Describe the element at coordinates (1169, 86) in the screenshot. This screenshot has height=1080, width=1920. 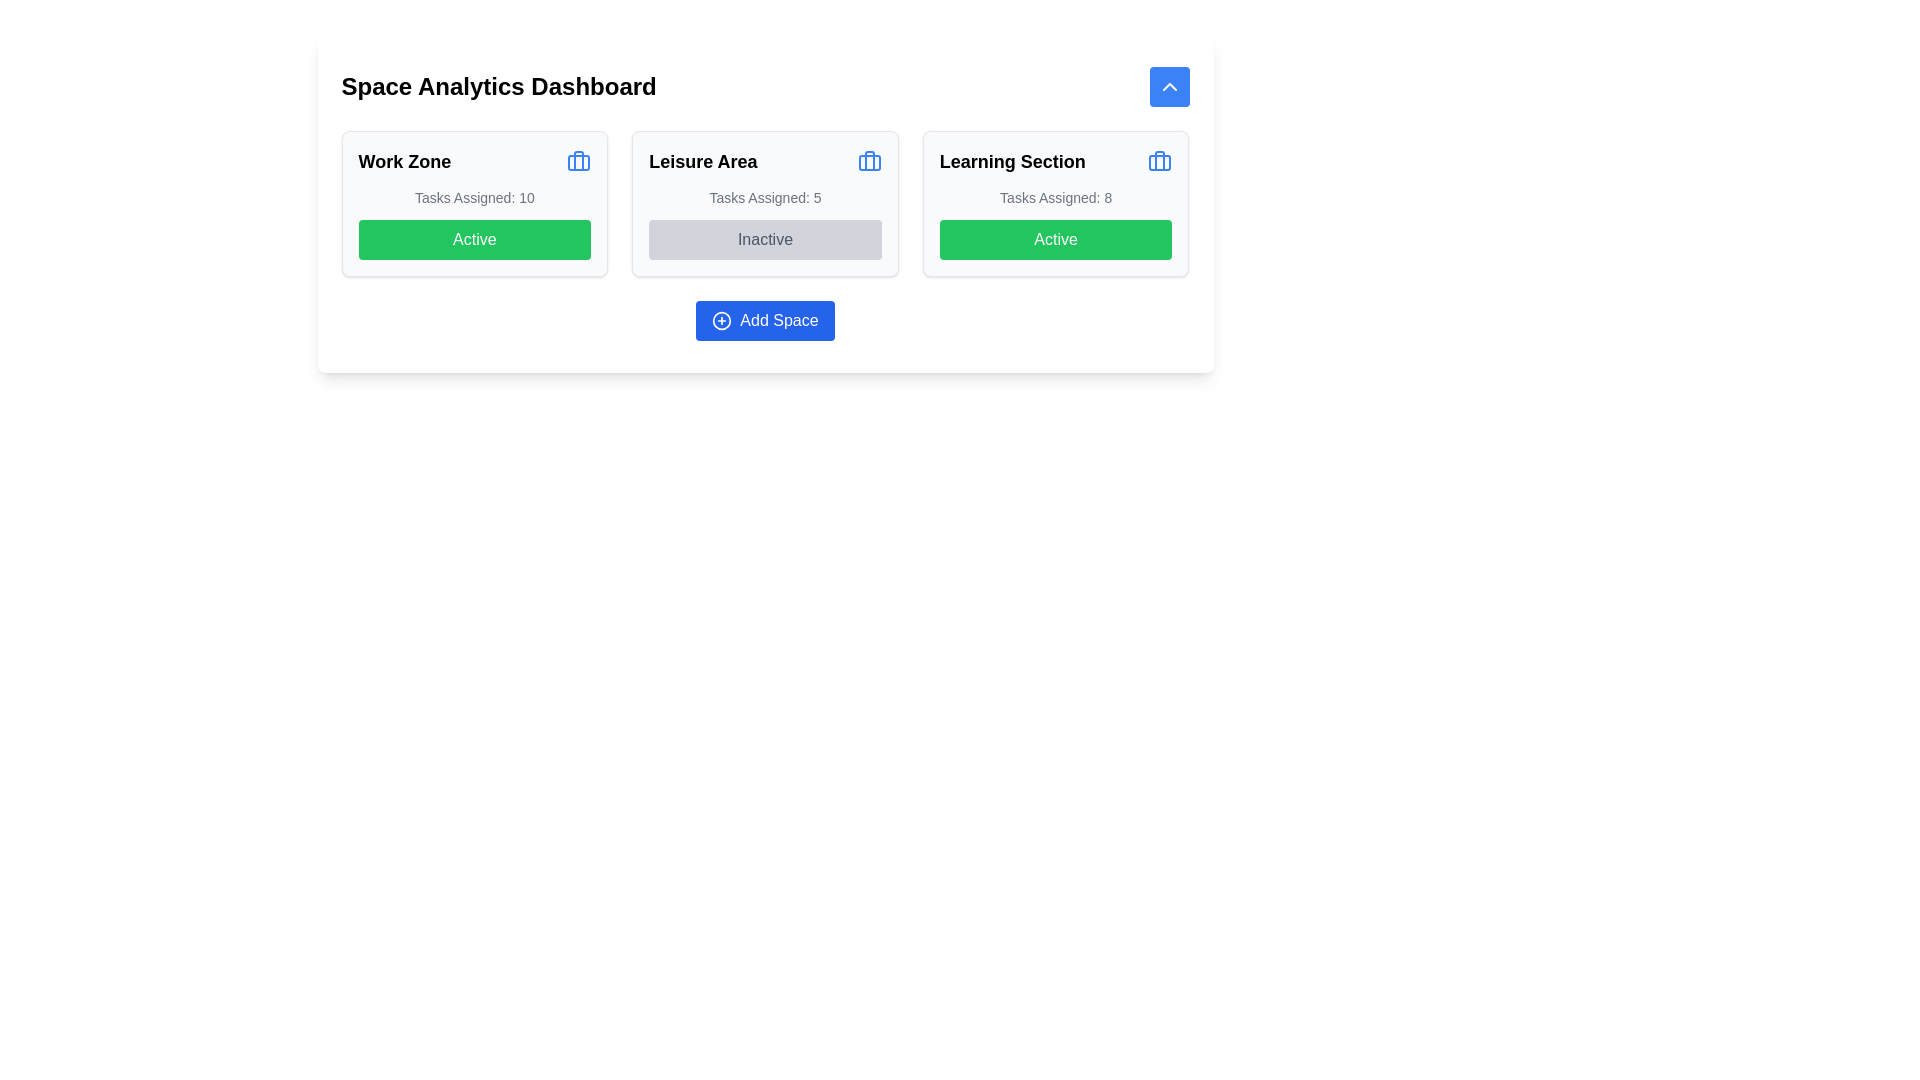
I see `the blue circular button icon in the top-right corner of the interface, above the 'Learning Section' card` at that location.